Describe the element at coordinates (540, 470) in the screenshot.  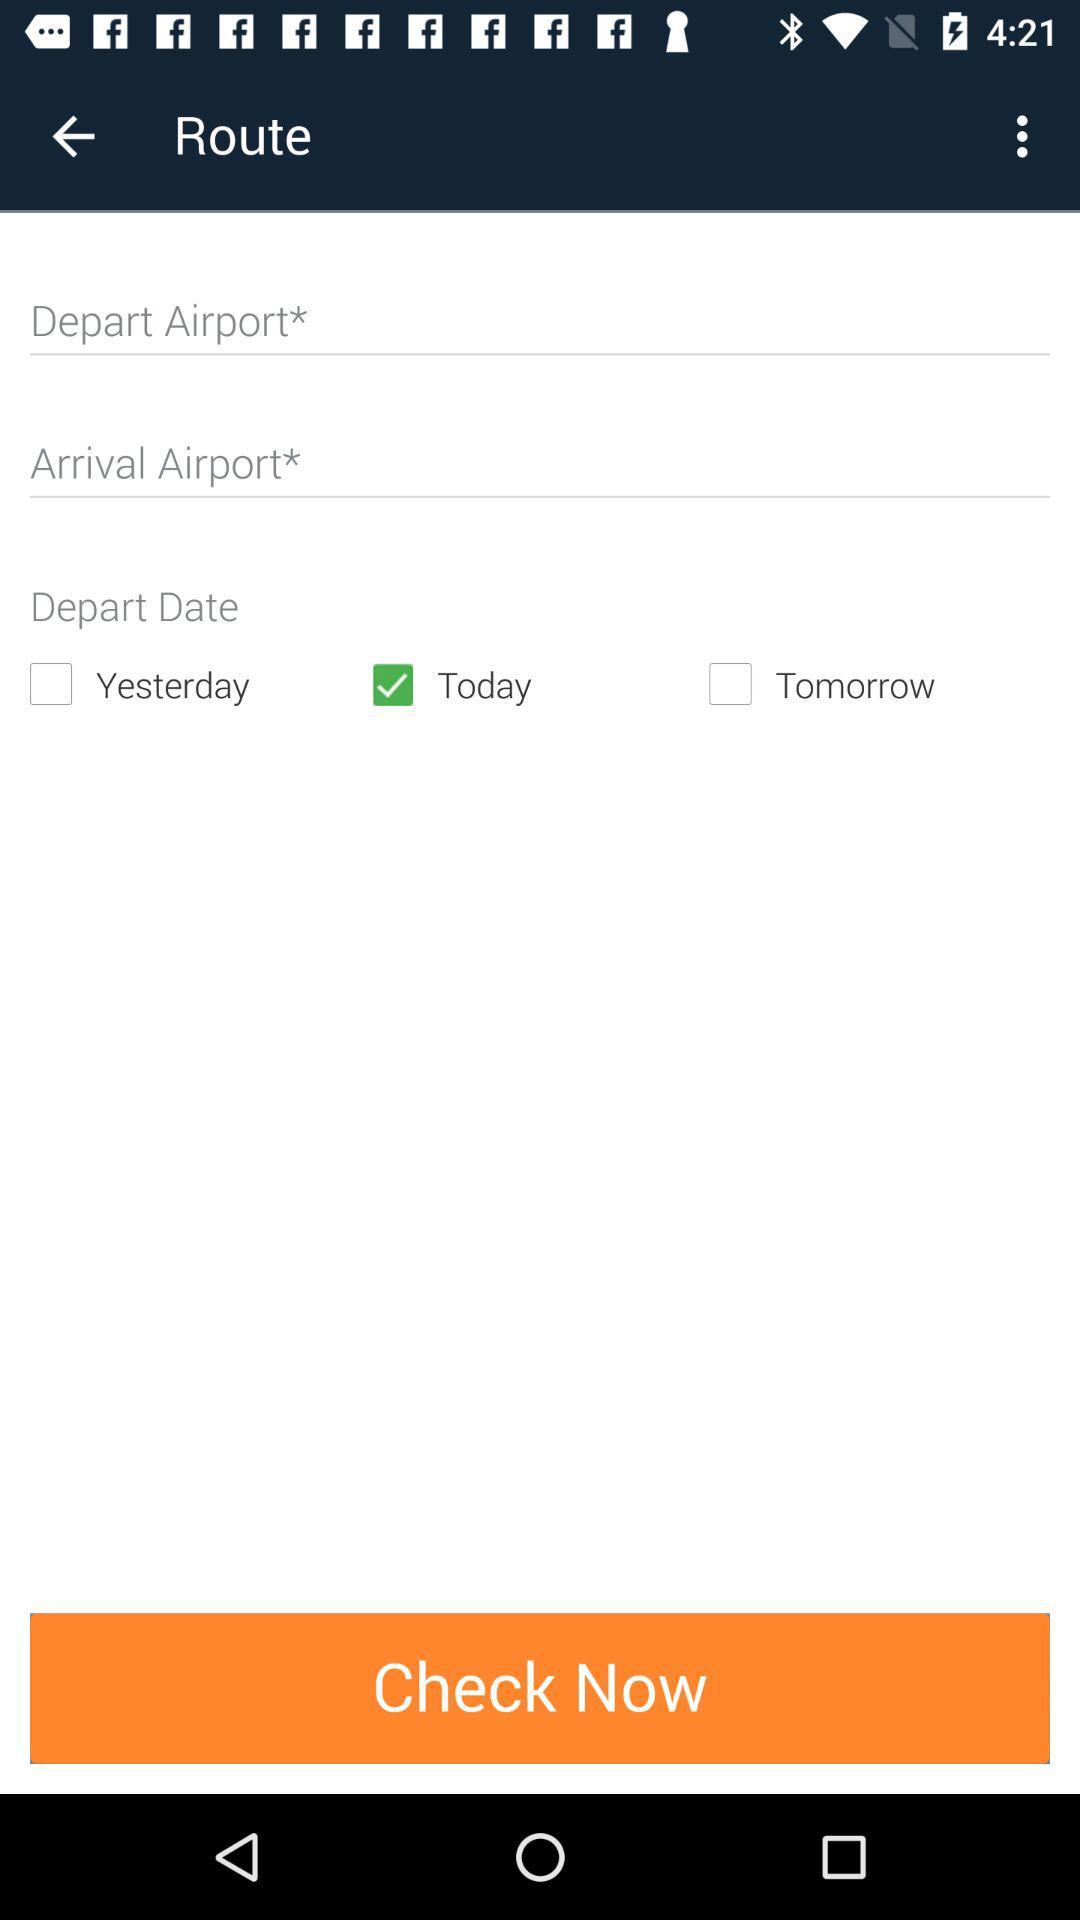
I see `type arrival airport` at that location.